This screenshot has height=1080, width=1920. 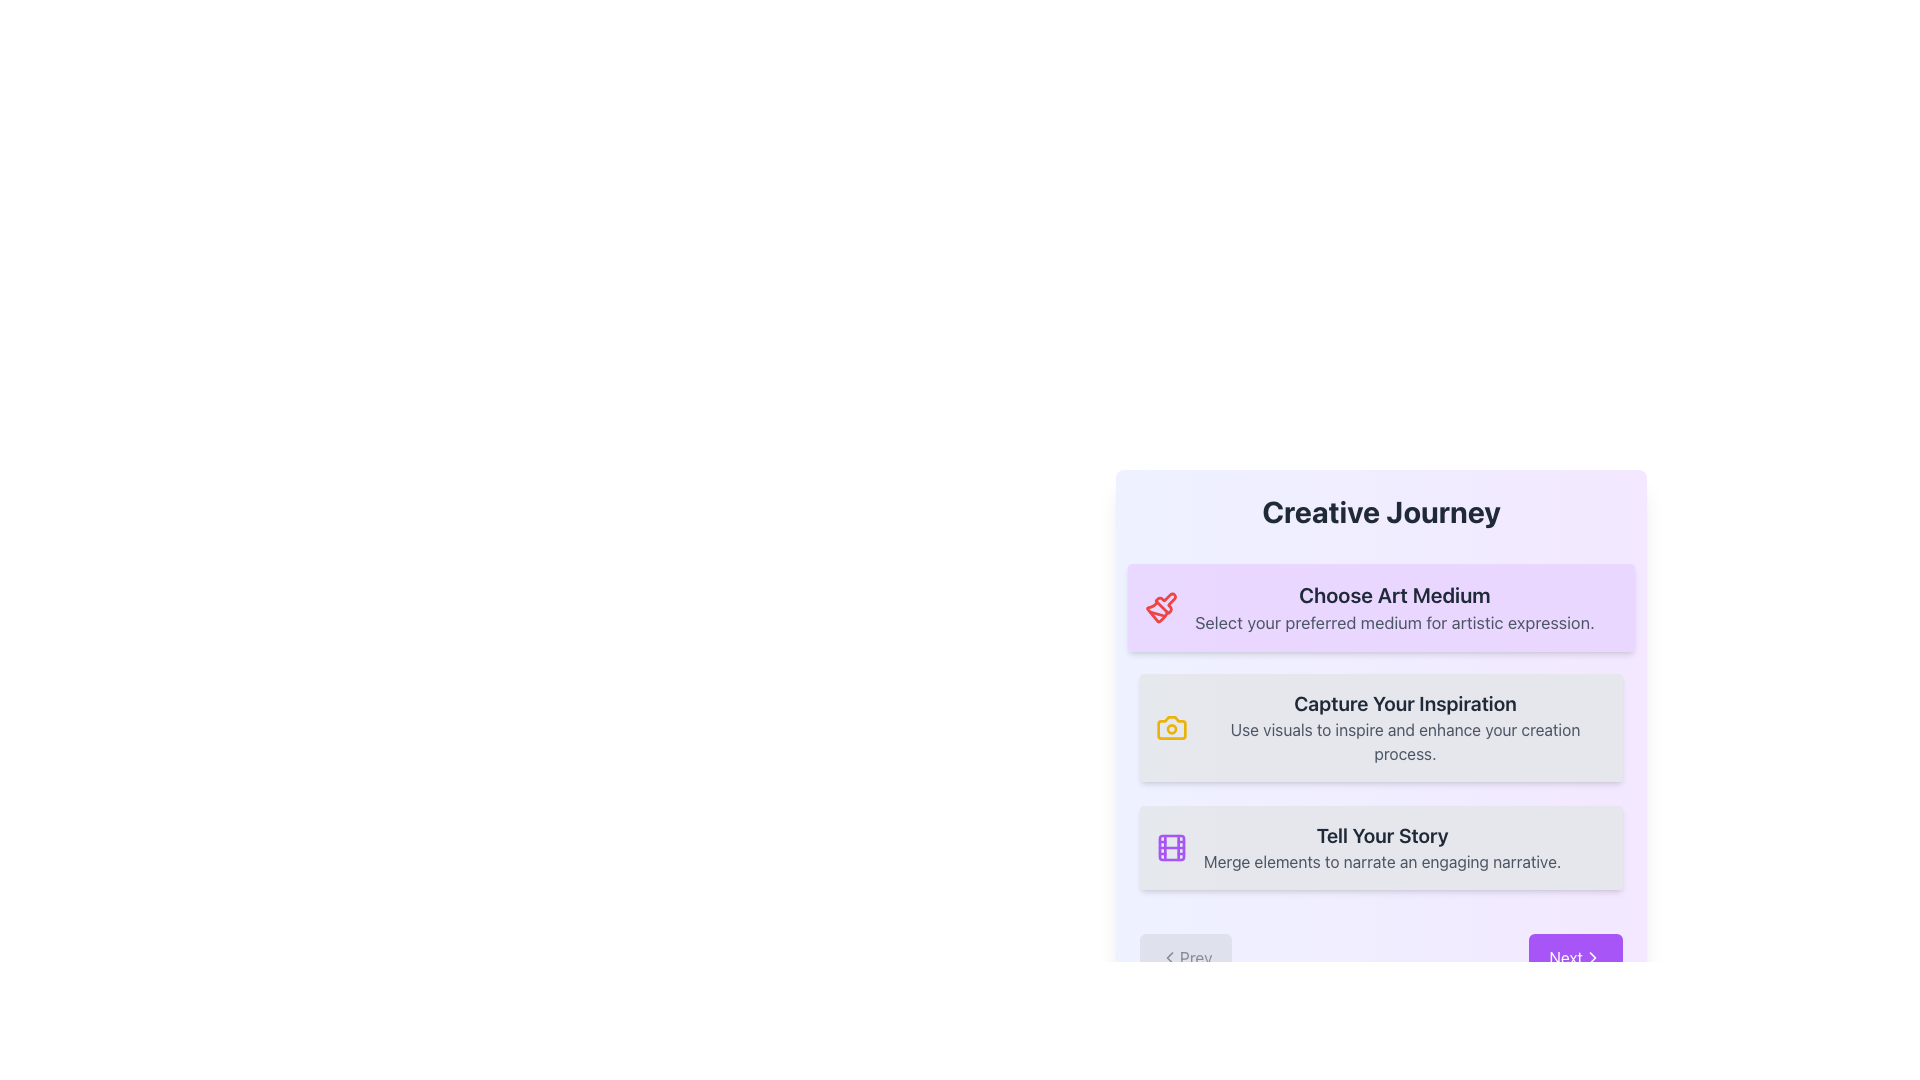 I want to click on text-based descriptive block that prompts the user to 'Choose Art Medium' and provides further guidance on selecting a preferred medium for artistic expression, so click(x=1393, y=607).